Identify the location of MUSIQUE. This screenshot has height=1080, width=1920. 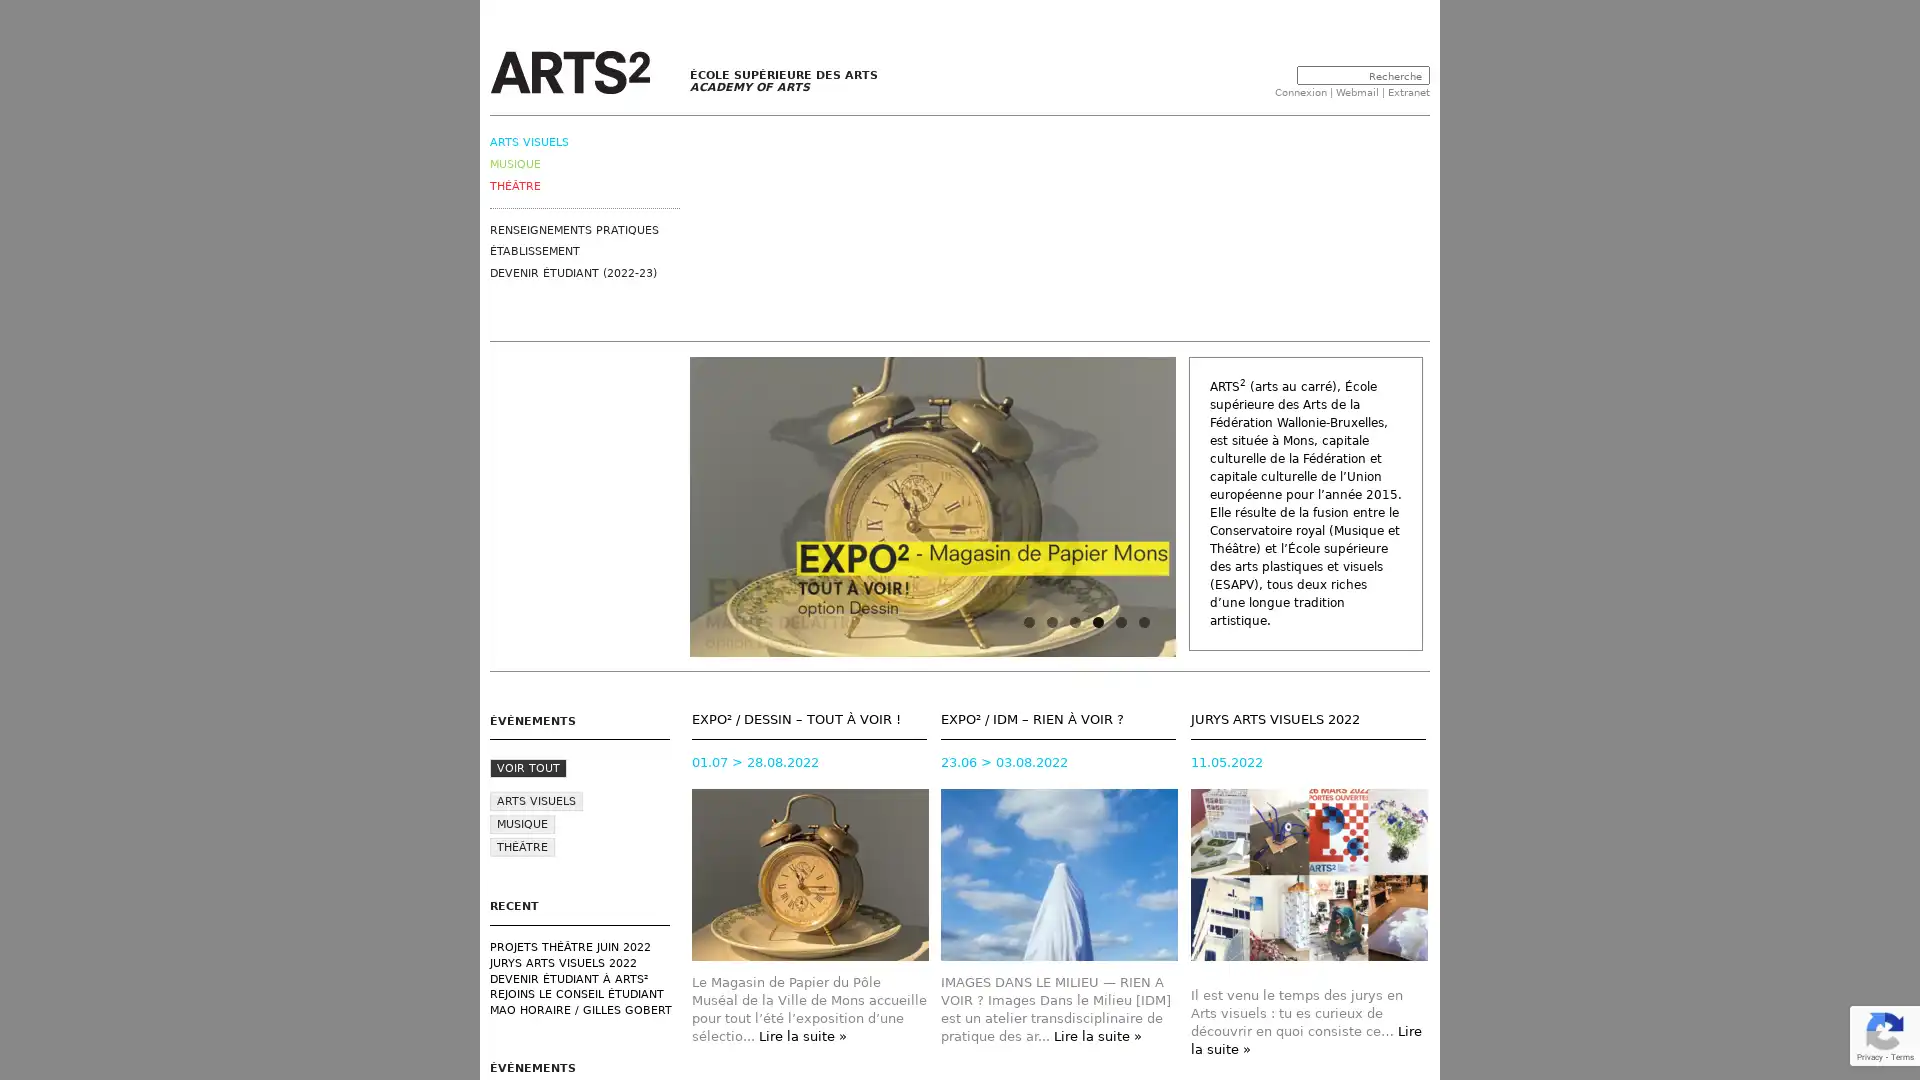
(522, 824).